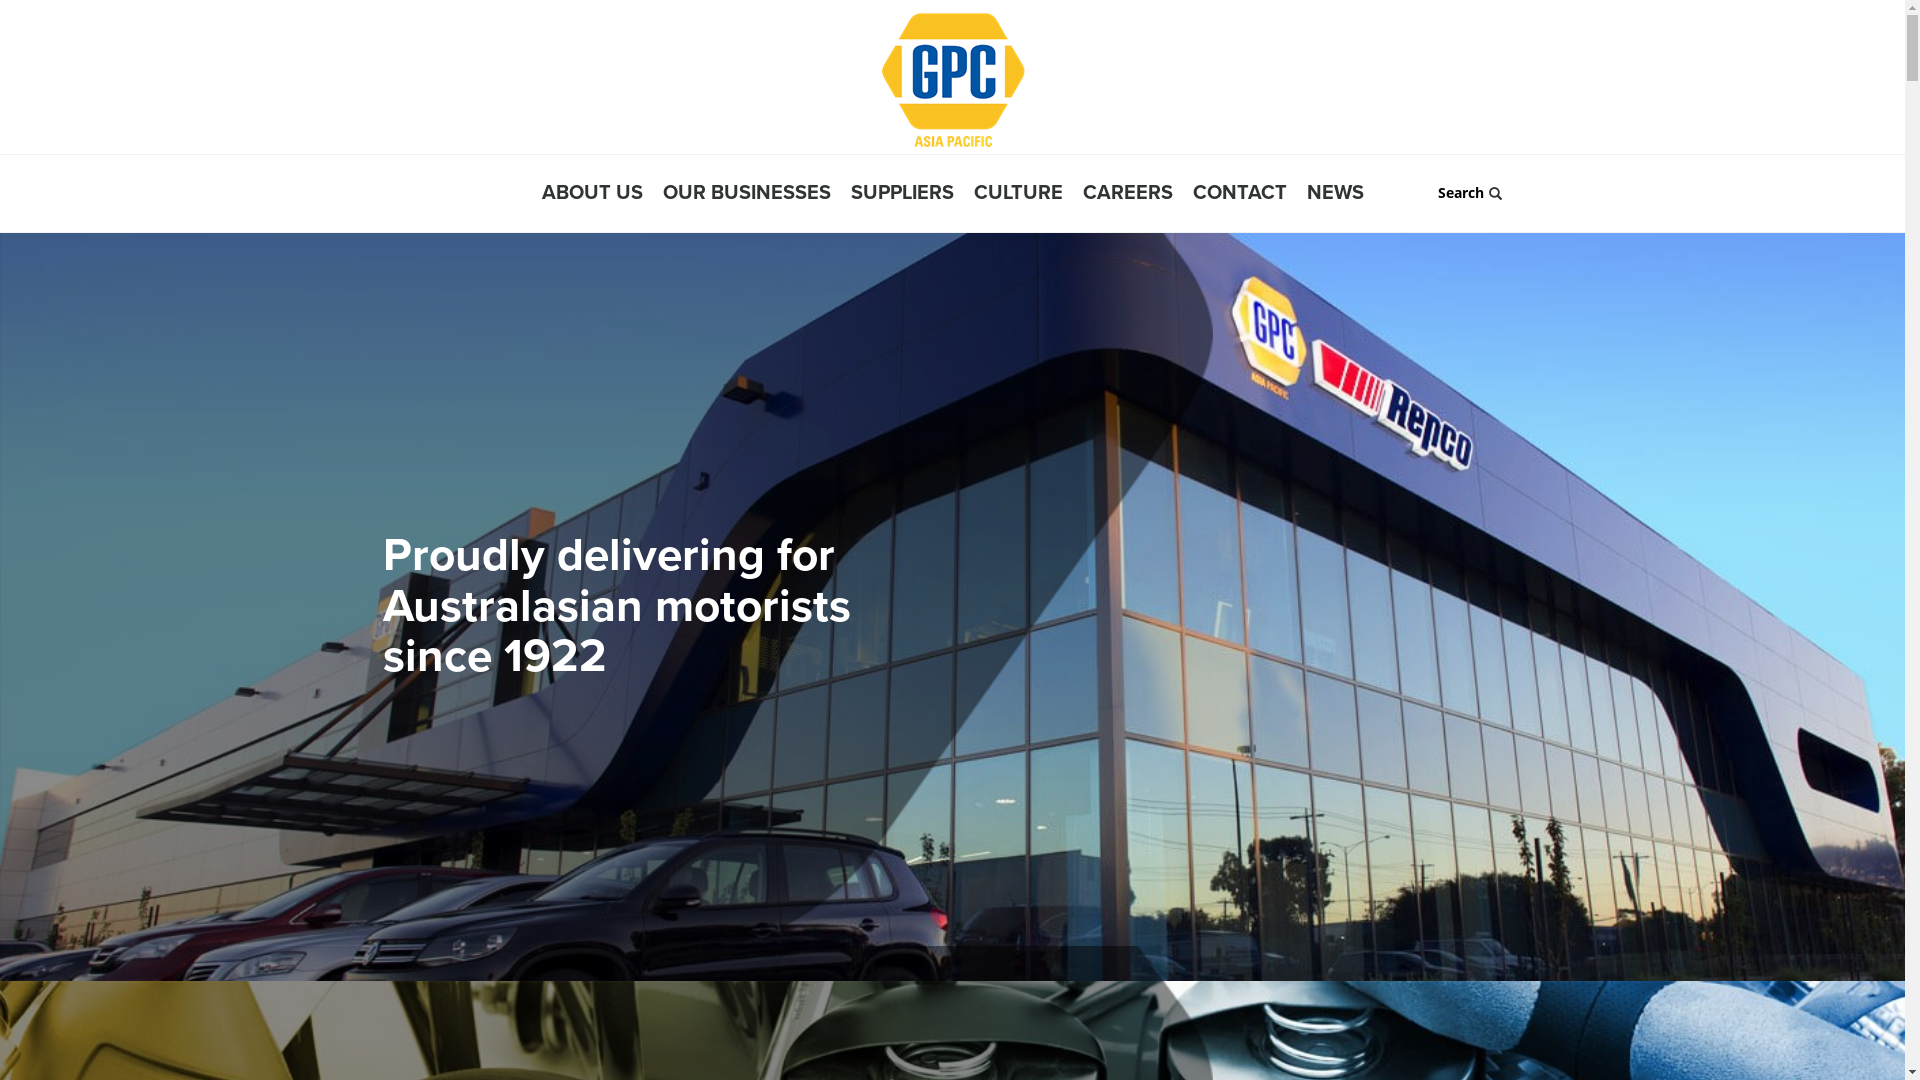 The height and width of the screenshot is (1080, 1920). What do you see at coordinates (1247, 195) in the screenshot?
I see `'CONTACT'` at bounding box center [1247, 195].